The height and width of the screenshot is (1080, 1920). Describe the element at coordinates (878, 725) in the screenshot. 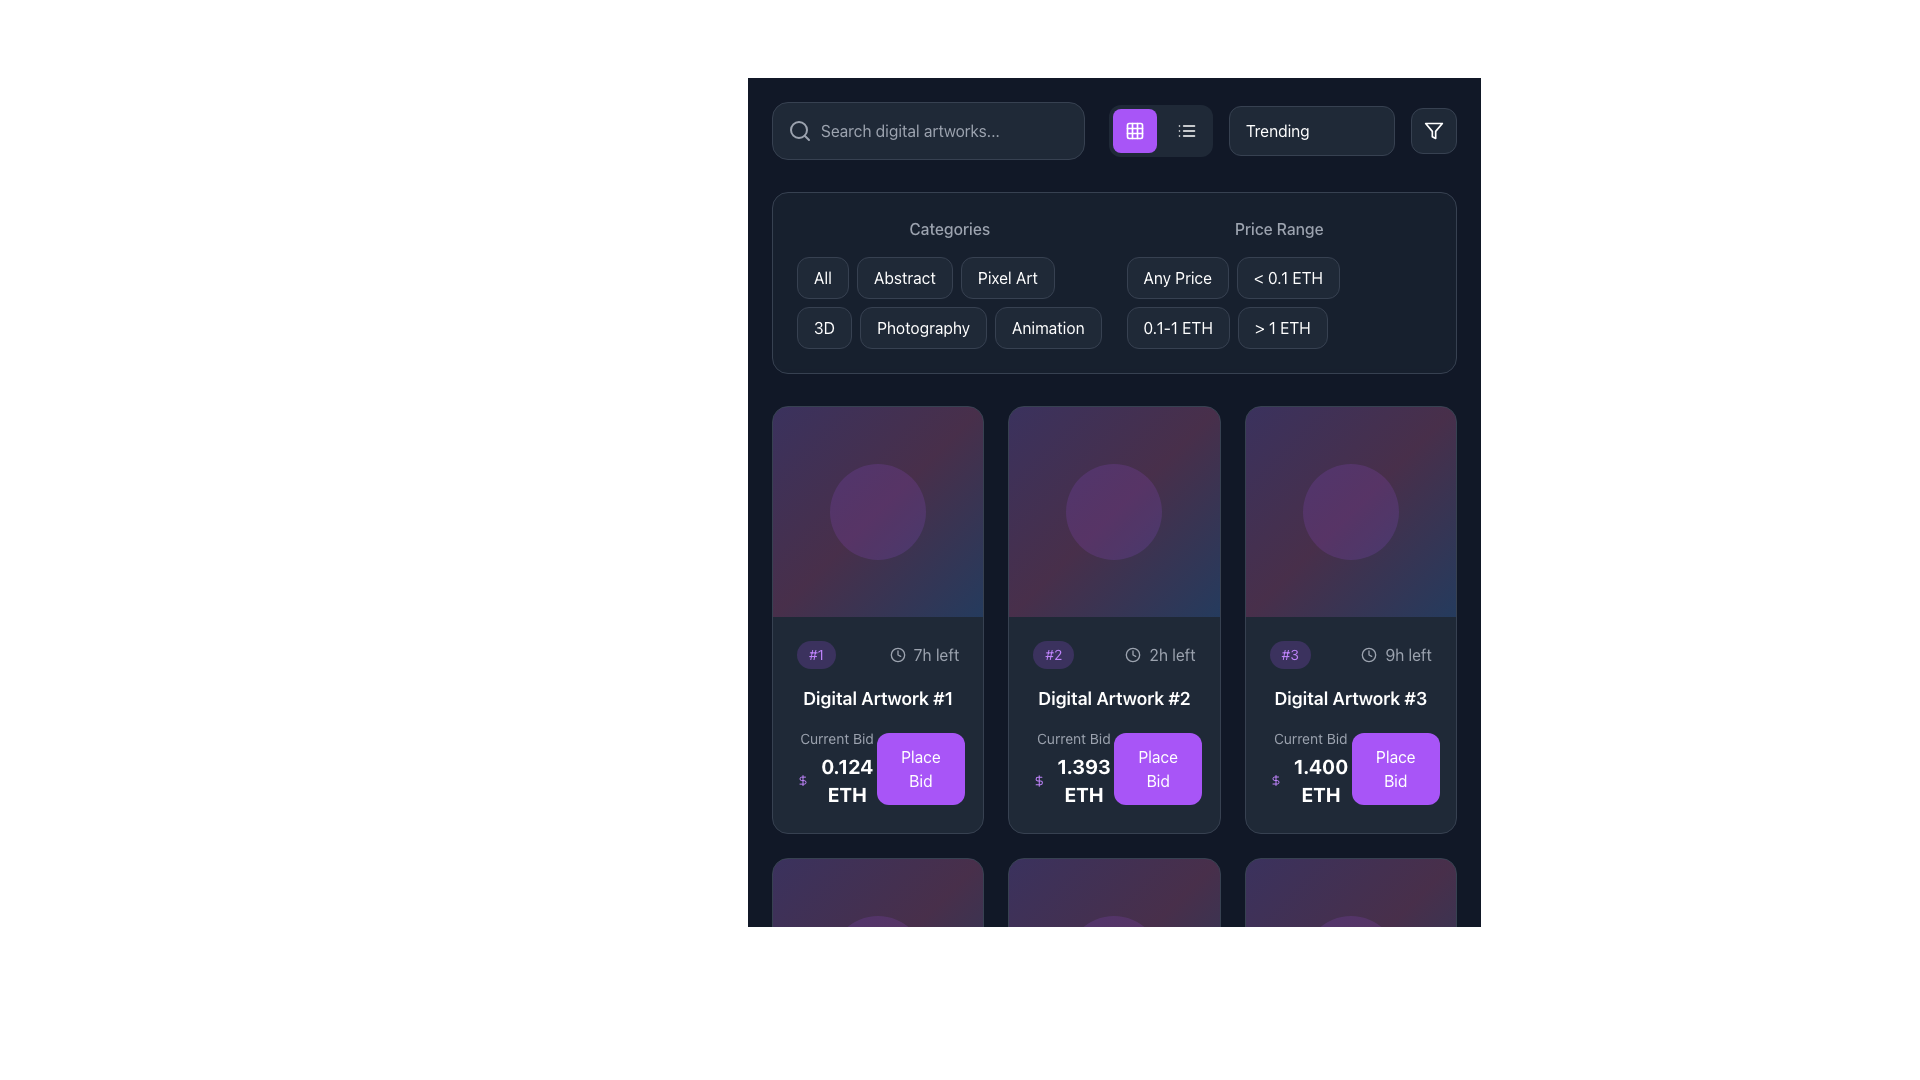

I see `displayed information from the digital artwork listing located in the first column of the grid layout, which includes details about the artwork, its current bid, and a button to place a bid` at that location.